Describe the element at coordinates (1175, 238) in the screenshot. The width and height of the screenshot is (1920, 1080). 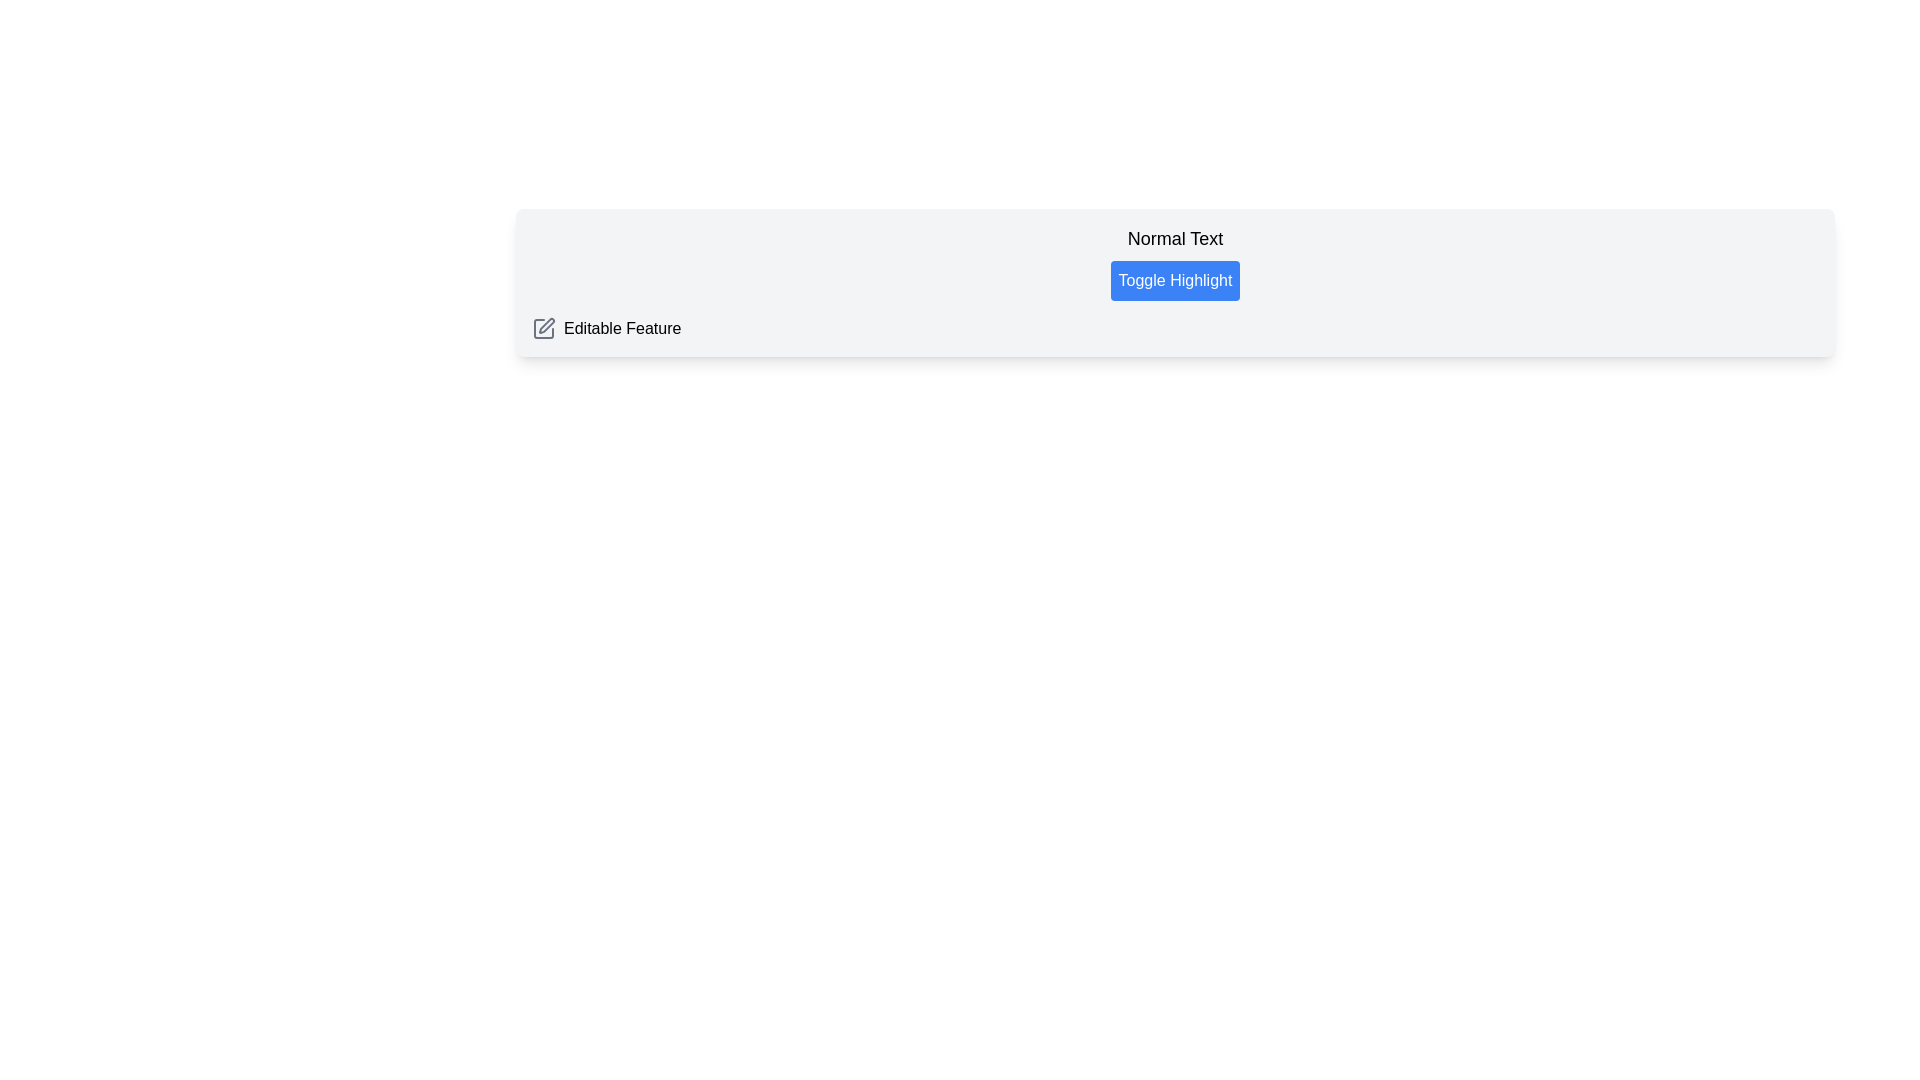
I see `the static text label that provides textual information to users, located above the blue 'Toggle Highlight' button` at that location.